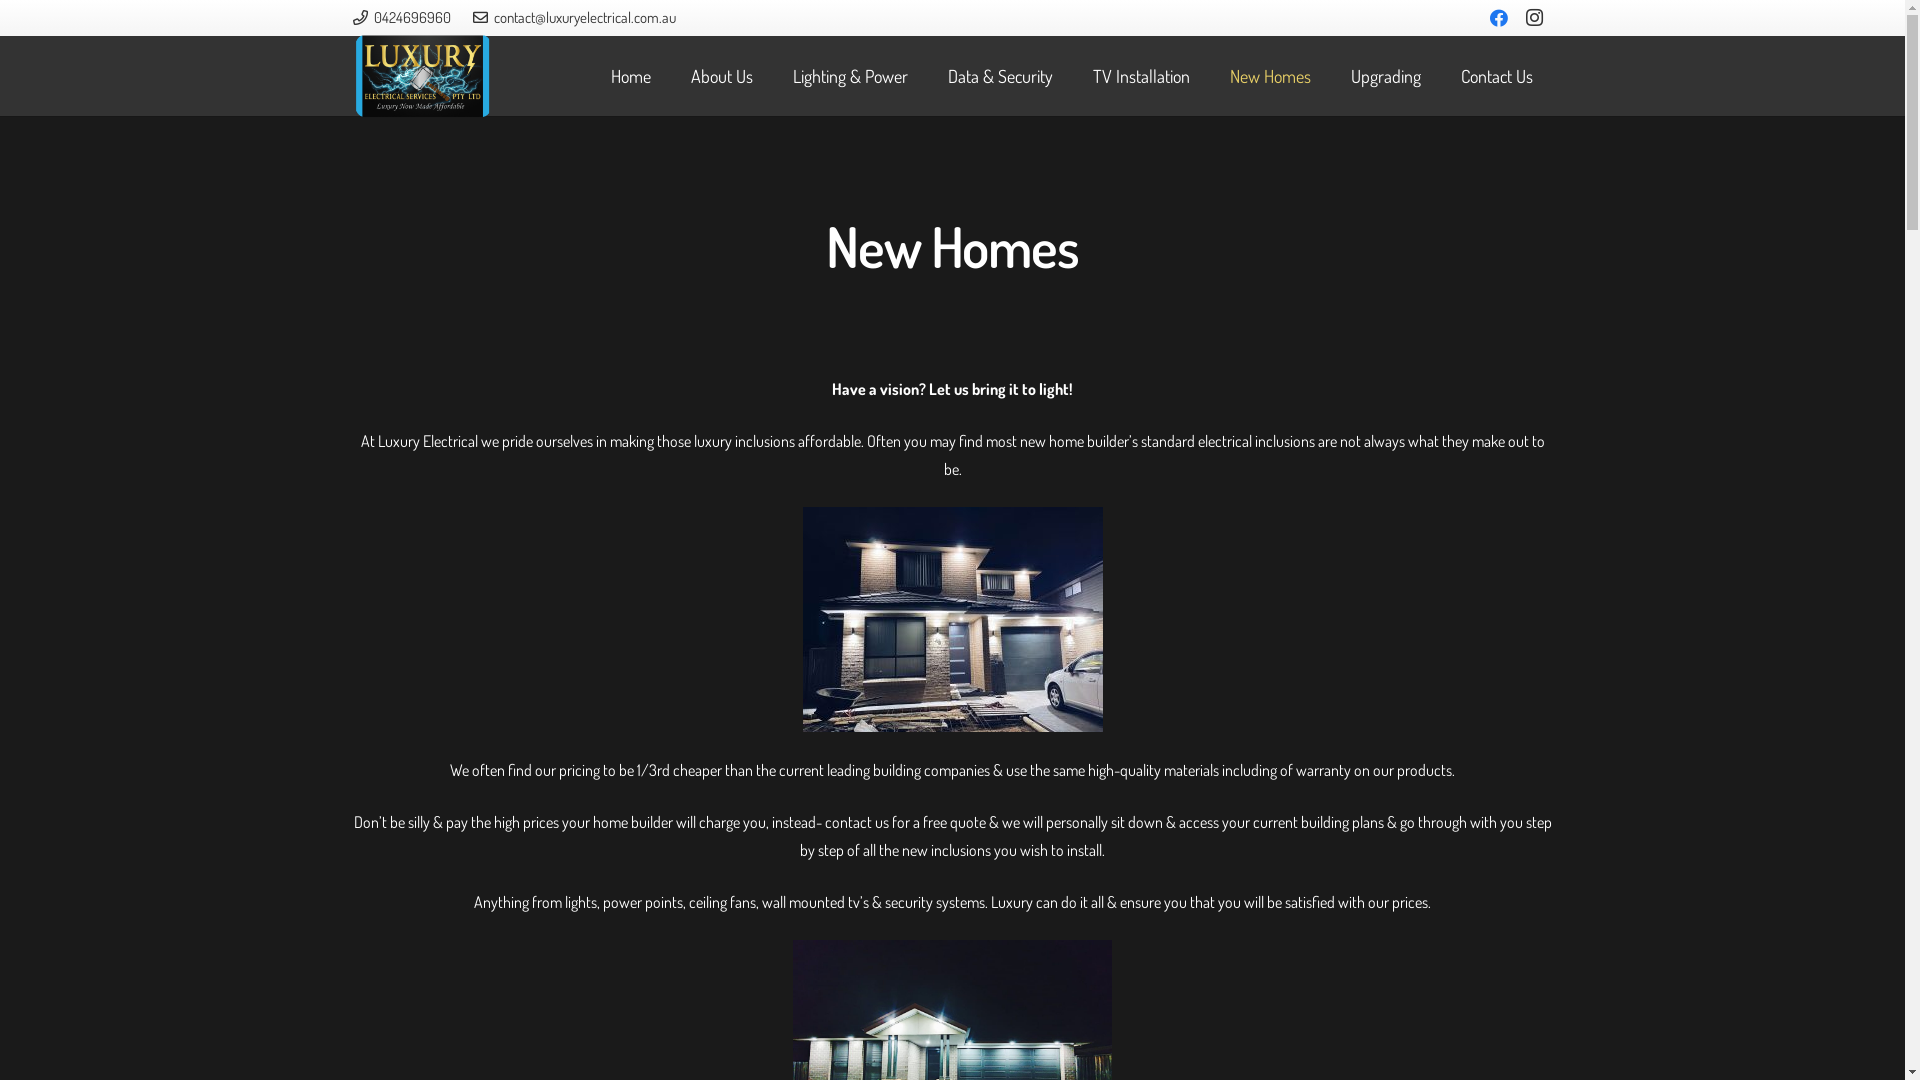  Describe the element at coordinates (400, 17) in the screenshot. I see `'0424696960'` at that location.